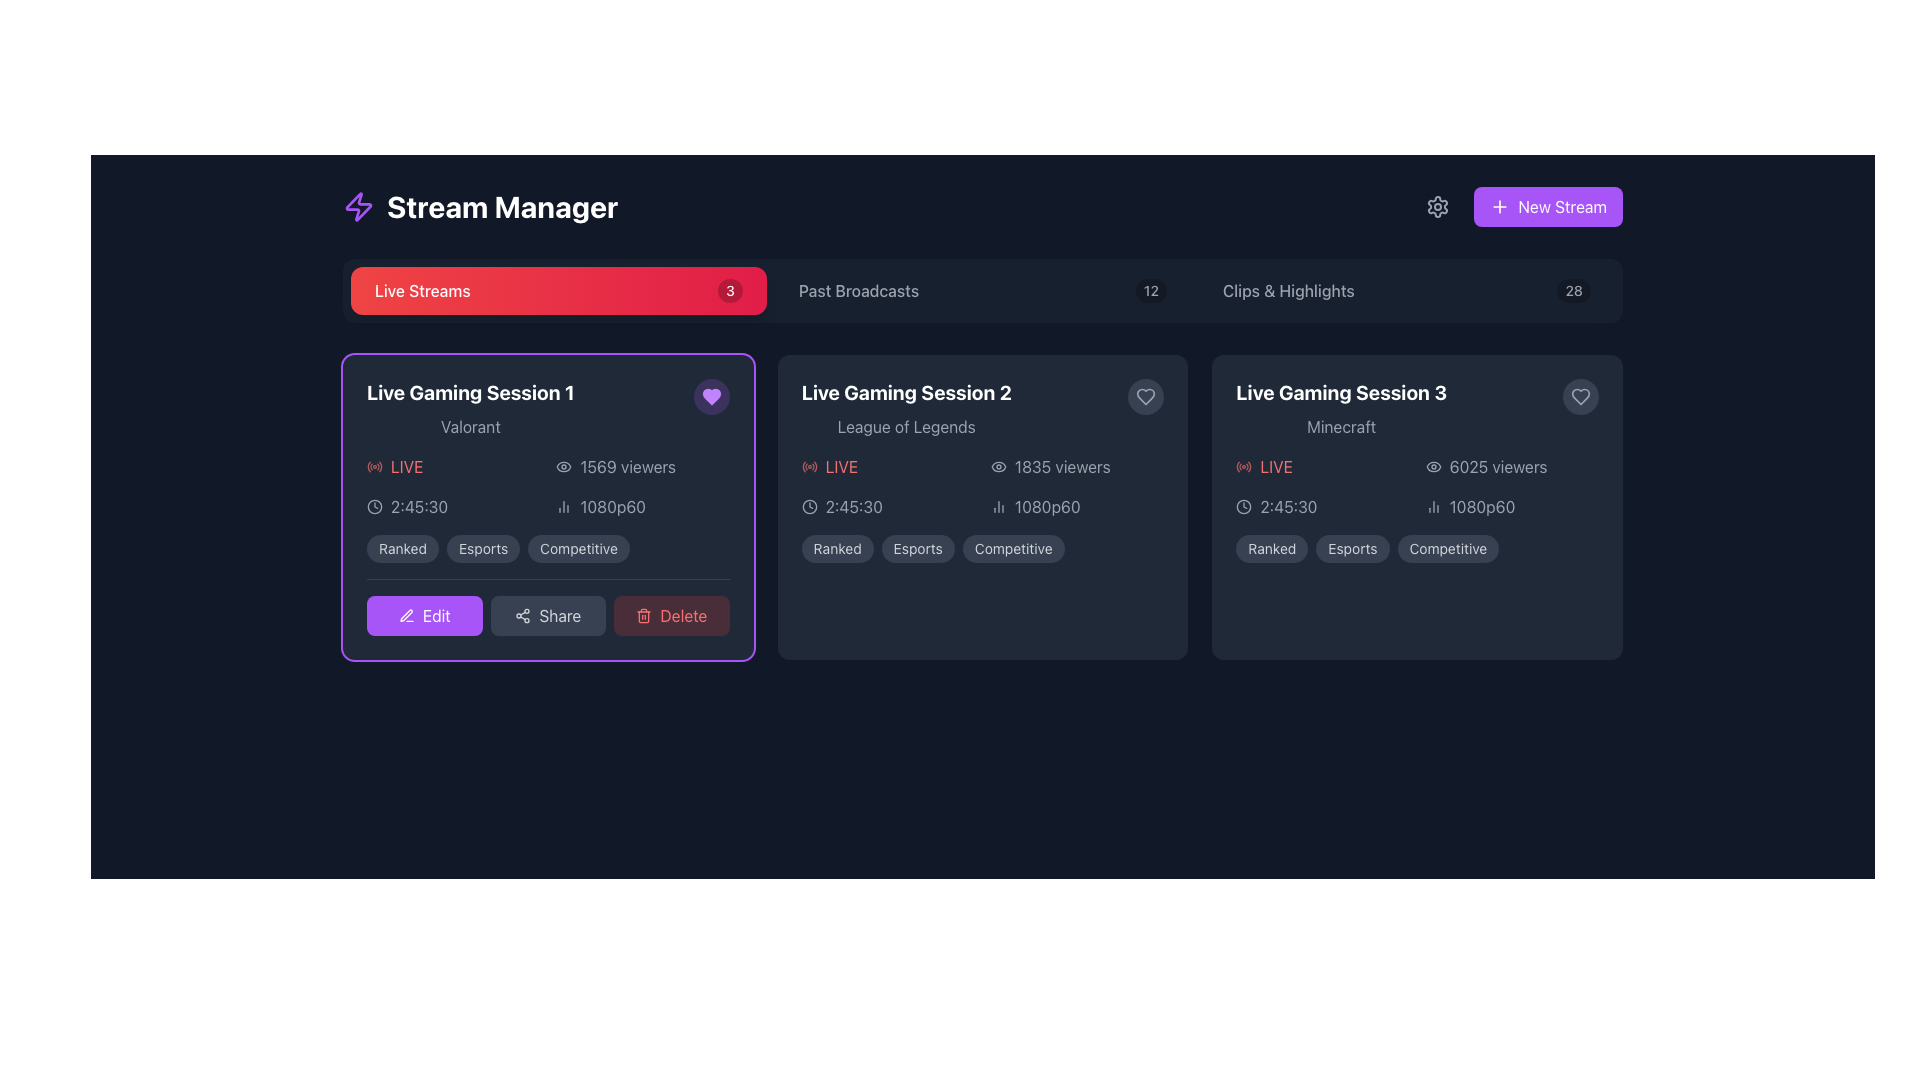 Image resolution: width=1920 pixels, height=1080 pixels. Describe the element at coordinates (905, 426) in the screenshot. I see `the text label displaying 'League of Legends' which is styled in gray and located below the title 'Live Gaming Session 2'` at that location.